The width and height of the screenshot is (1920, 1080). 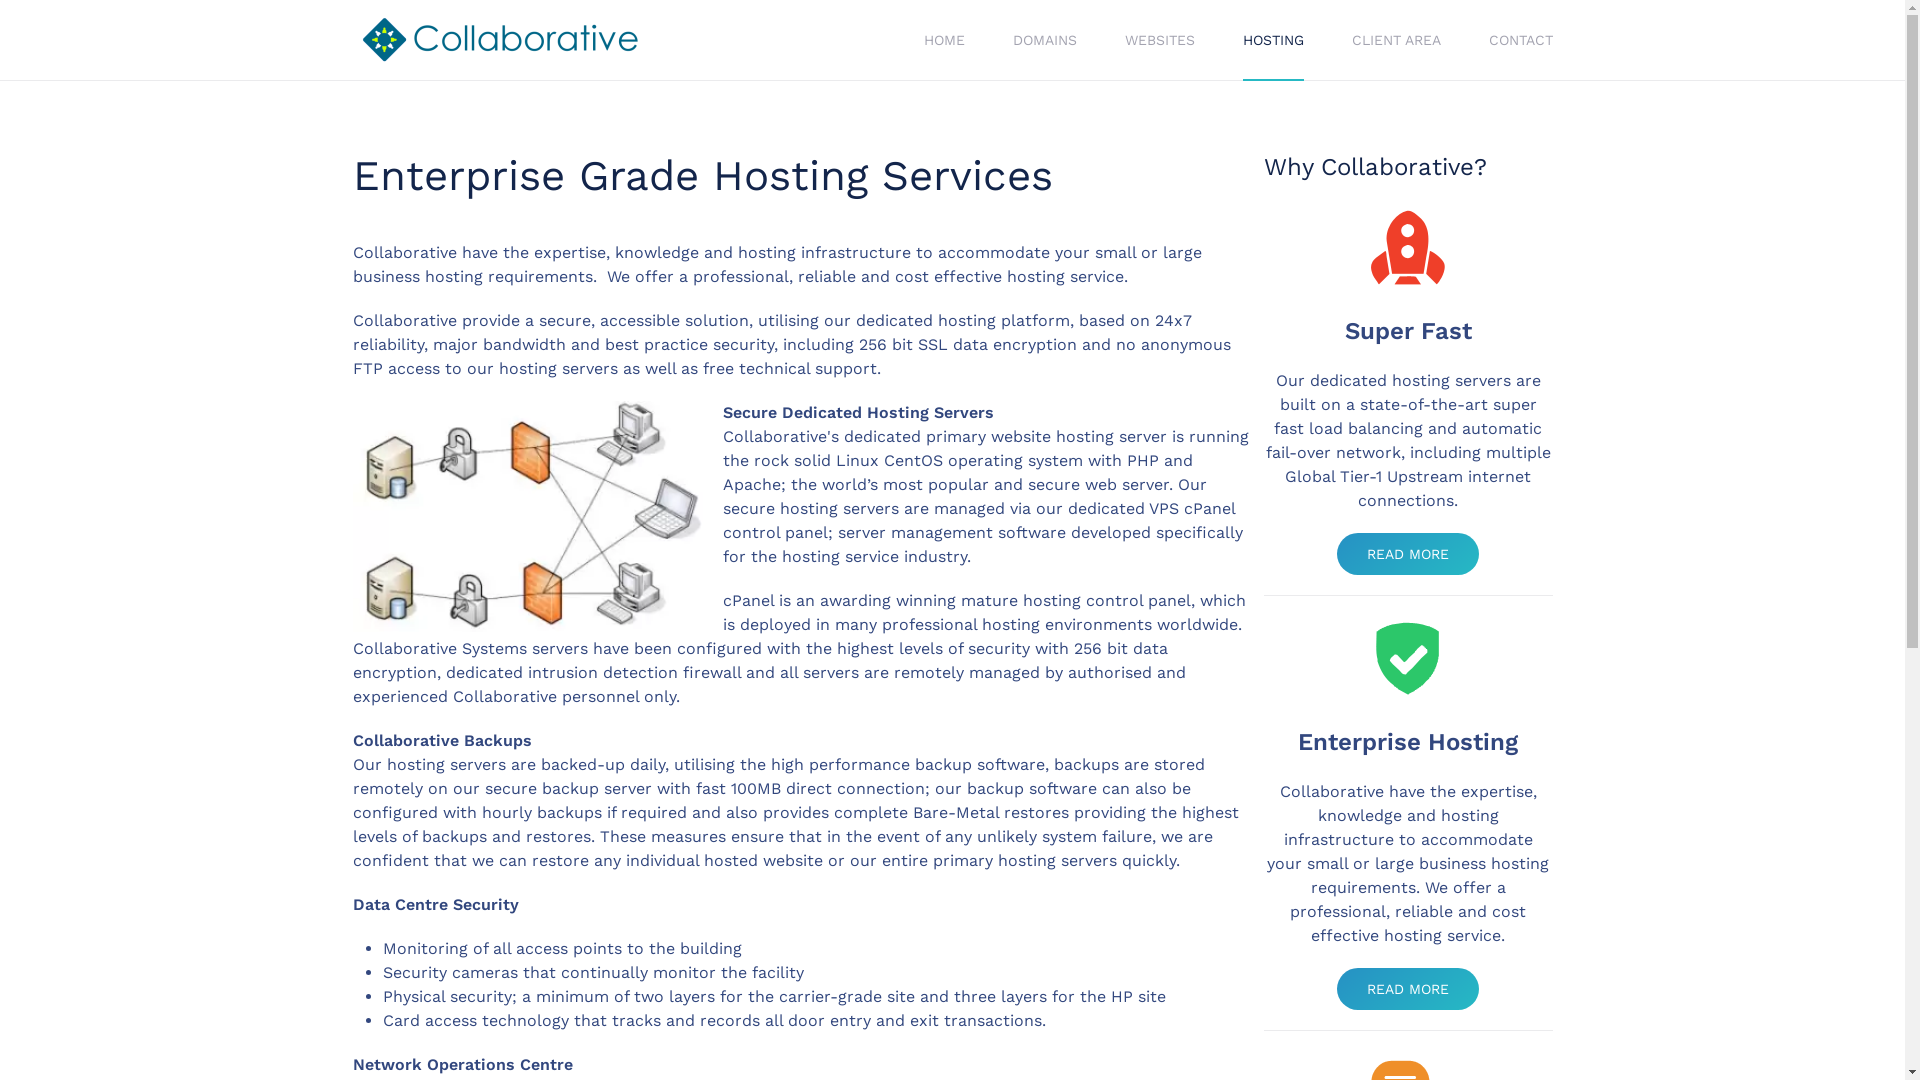 What do you see at coordinates (1520, 39) in the screenshot?
I see `'CONTACT'` at bounding box center [1520, 39].